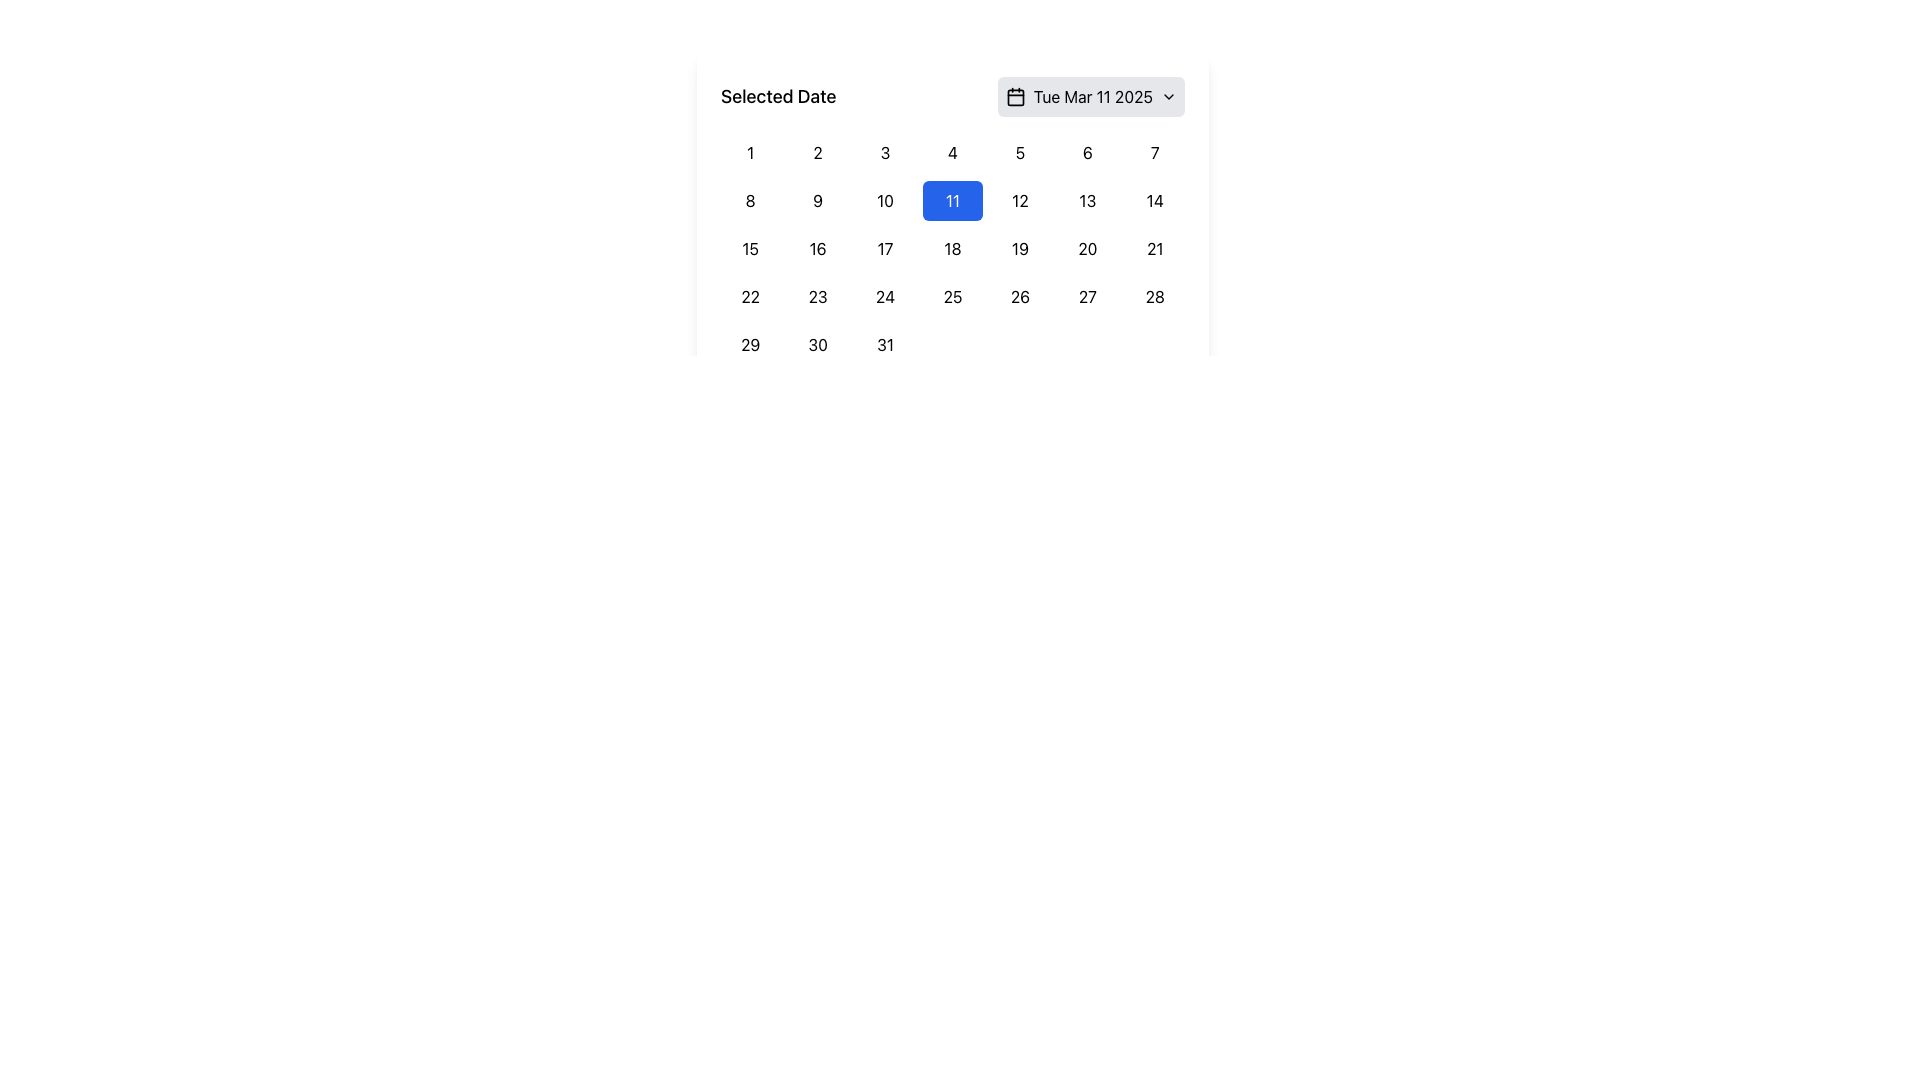  Describe the element at coordinates (884, 152) in the screenshot. I see `the button representing the third day in the calendar grid` at that location.